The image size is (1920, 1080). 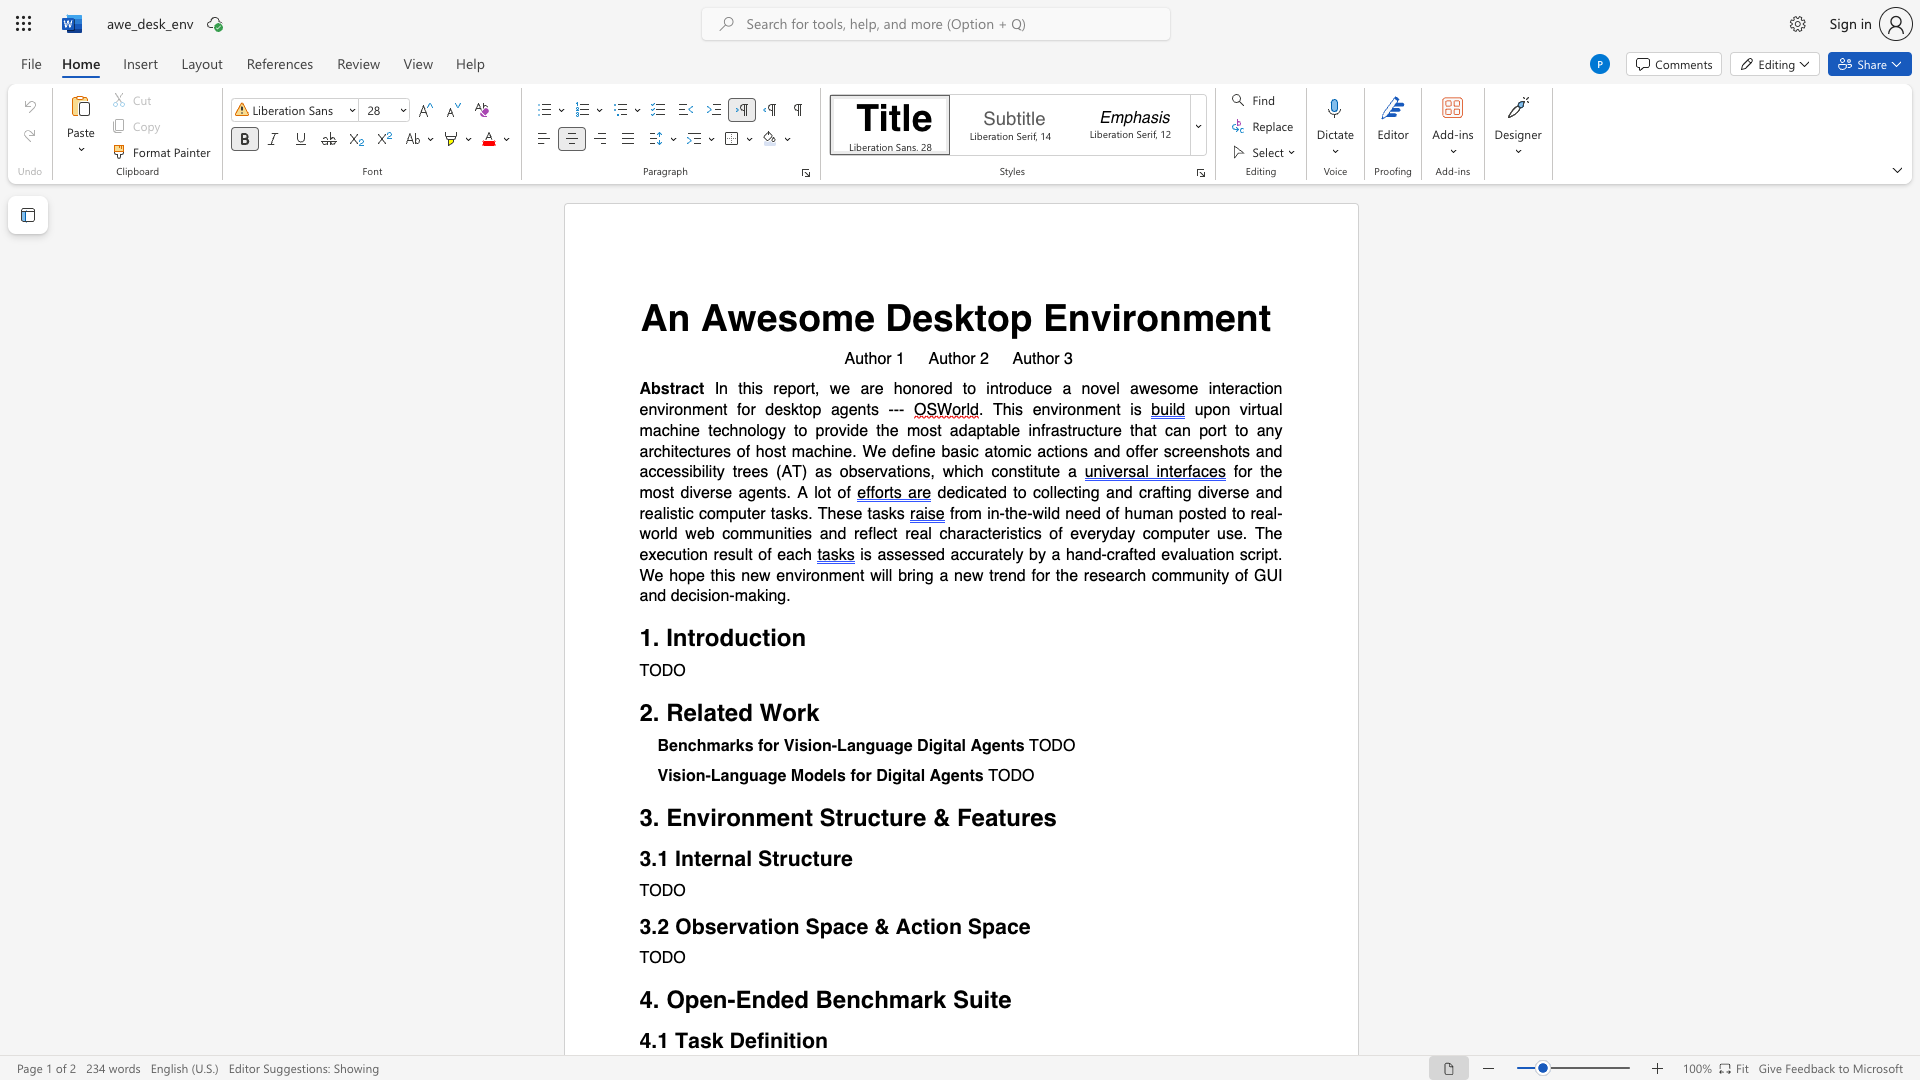 I want to click on the subset text "ll bring a new trend for" within the text "will bring a new trend for the research community of GUI and decision-making.", so click(x=884, y=575).